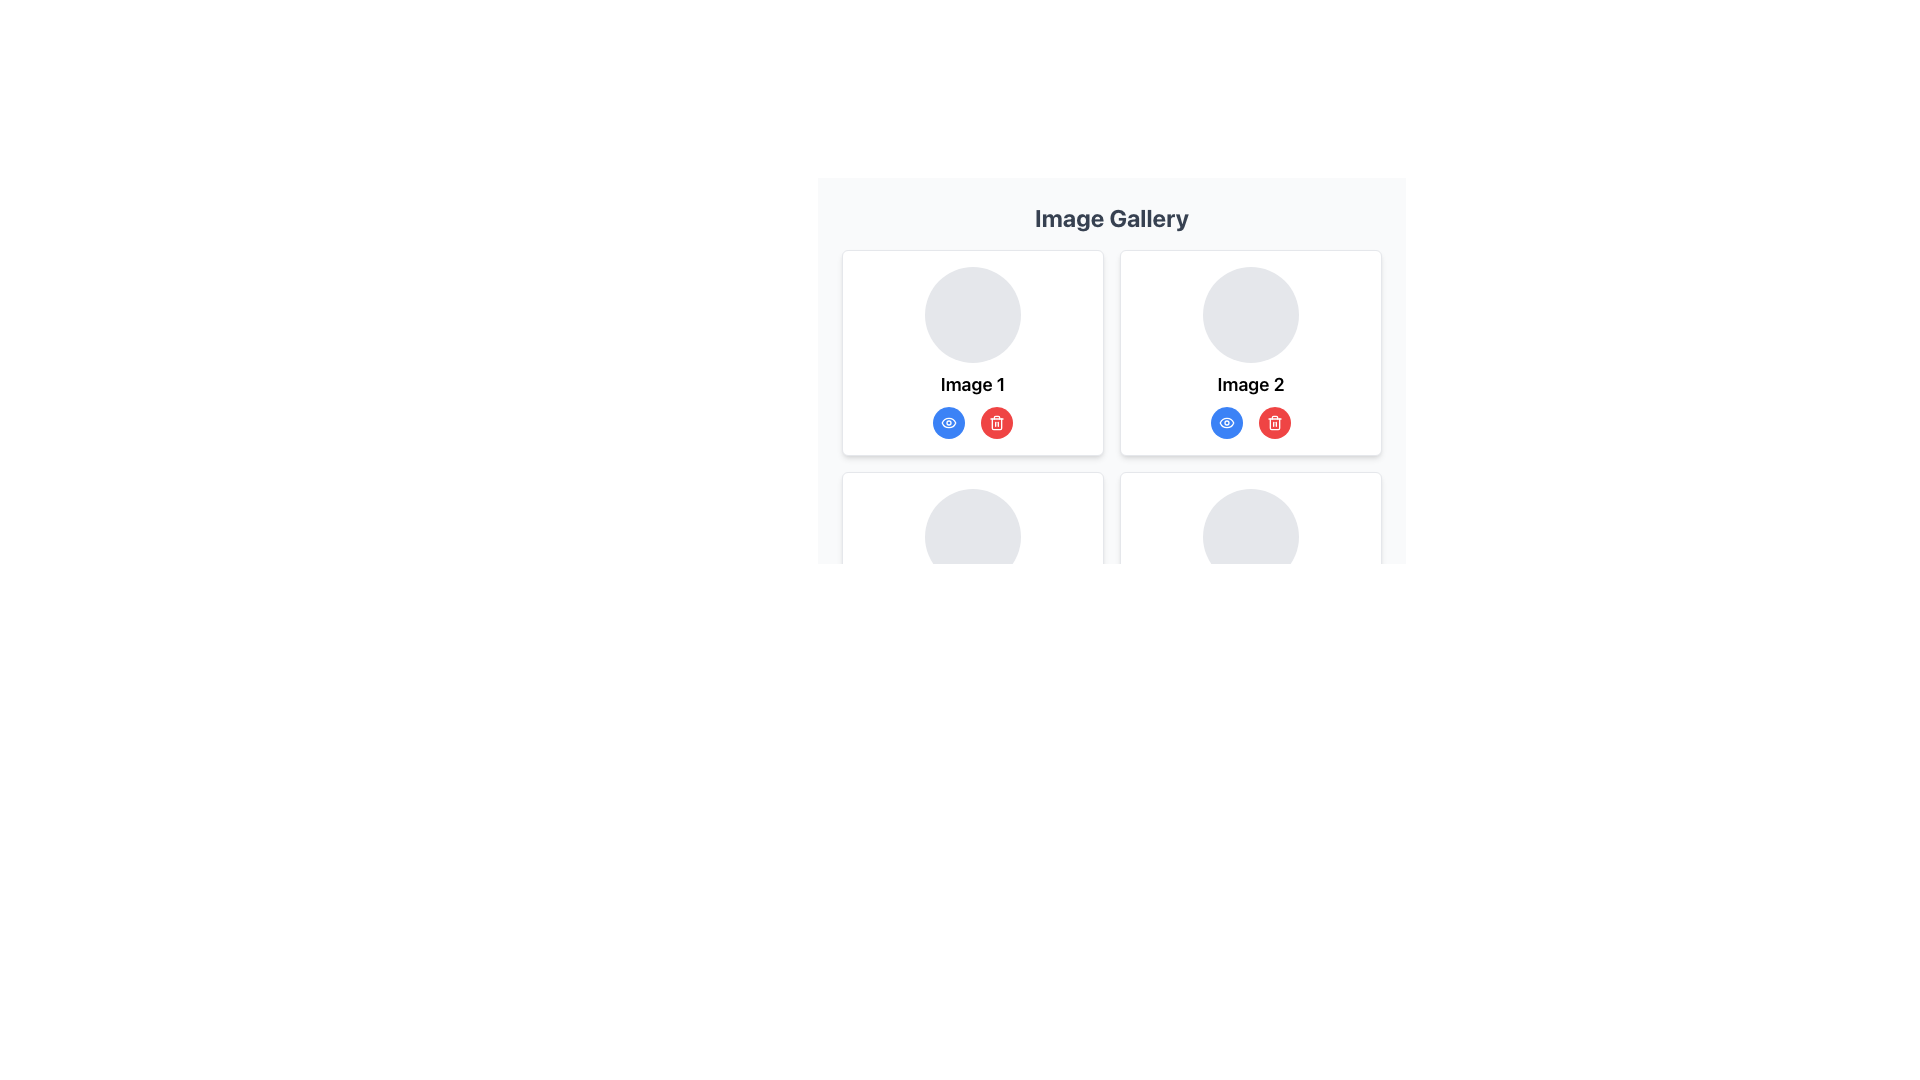  What do you see at coordinates (1274, 422) in the screenshot?
I see `the delete button located to the right of the blue circular eye icon button under the 'Image 2' thumbnail` at bounding box center [1274, 422].